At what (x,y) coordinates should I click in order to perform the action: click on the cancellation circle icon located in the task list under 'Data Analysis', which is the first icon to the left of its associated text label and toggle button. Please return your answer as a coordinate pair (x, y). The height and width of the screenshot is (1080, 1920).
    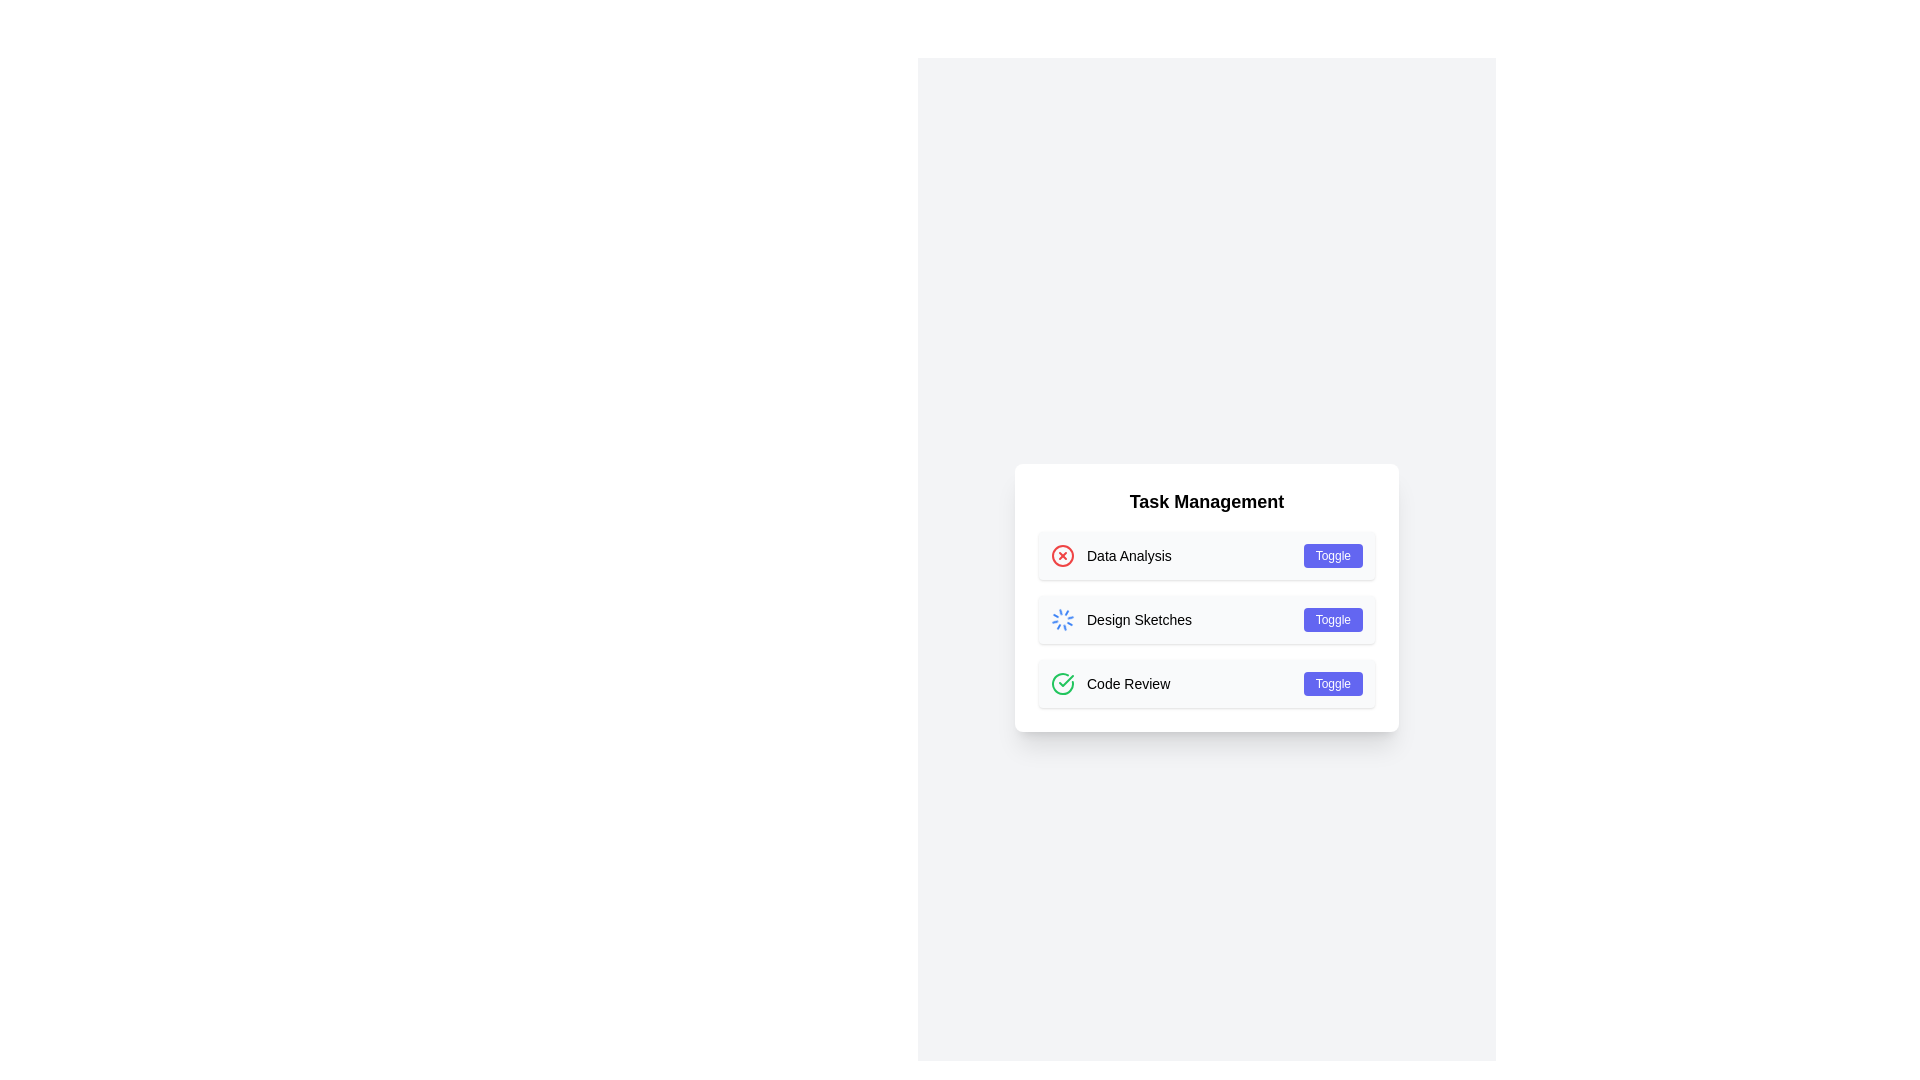
    Looking at the image, I should click on (1061, 555).